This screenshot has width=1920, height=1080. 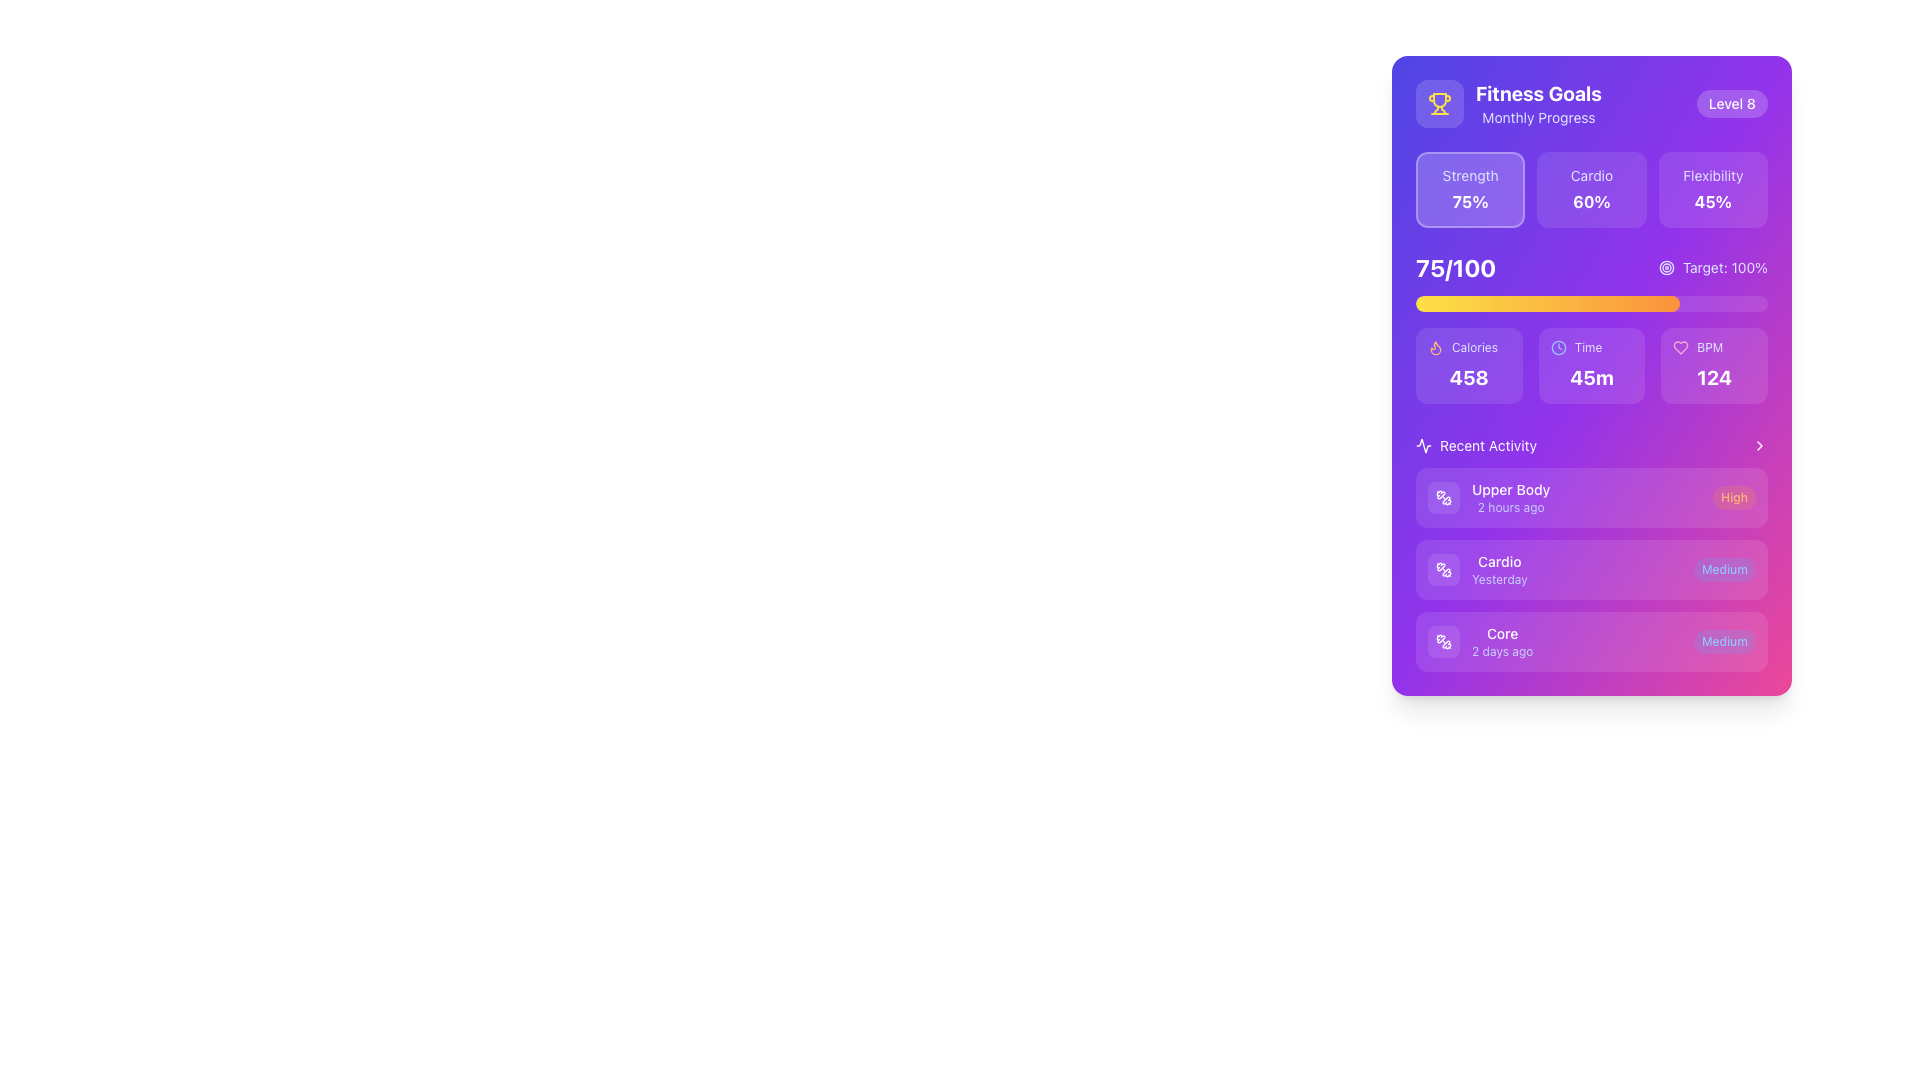 I want to click on the Section Header, which introduces the section discussing recent activities, so click(x=1476, y=445).